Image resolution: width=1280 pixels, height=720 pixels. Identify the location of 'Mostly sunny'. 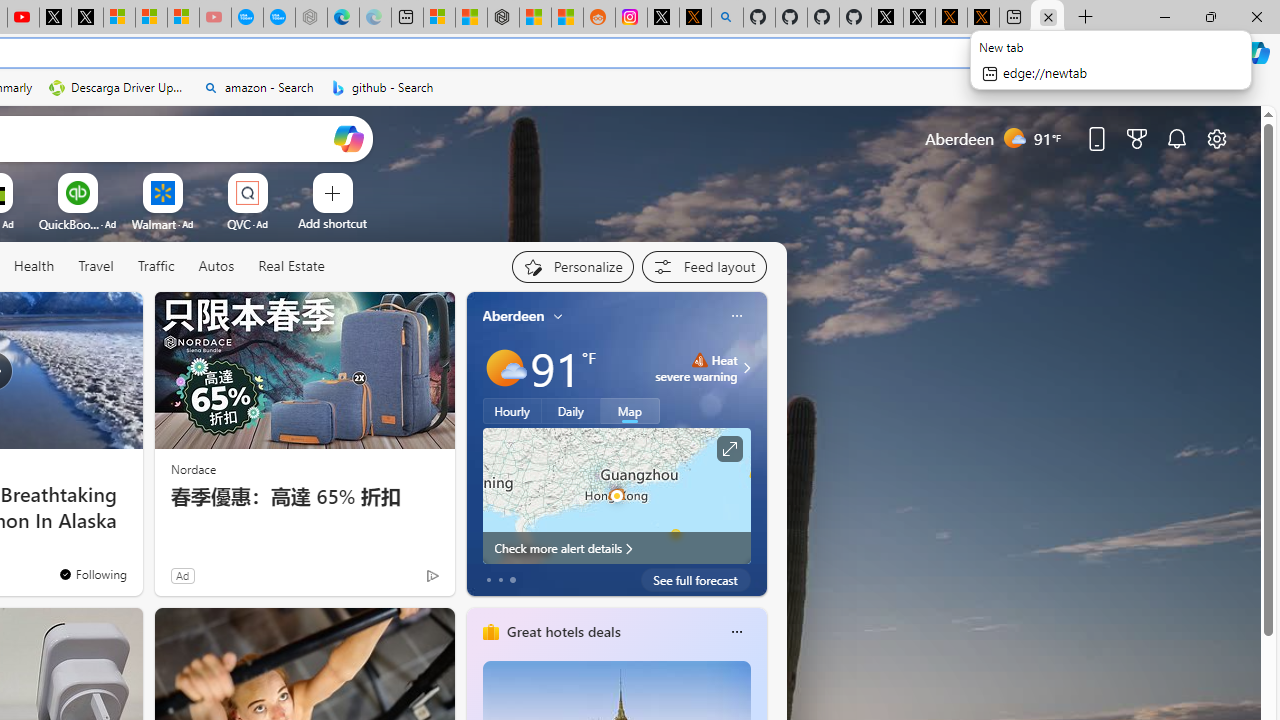
(504, 368).